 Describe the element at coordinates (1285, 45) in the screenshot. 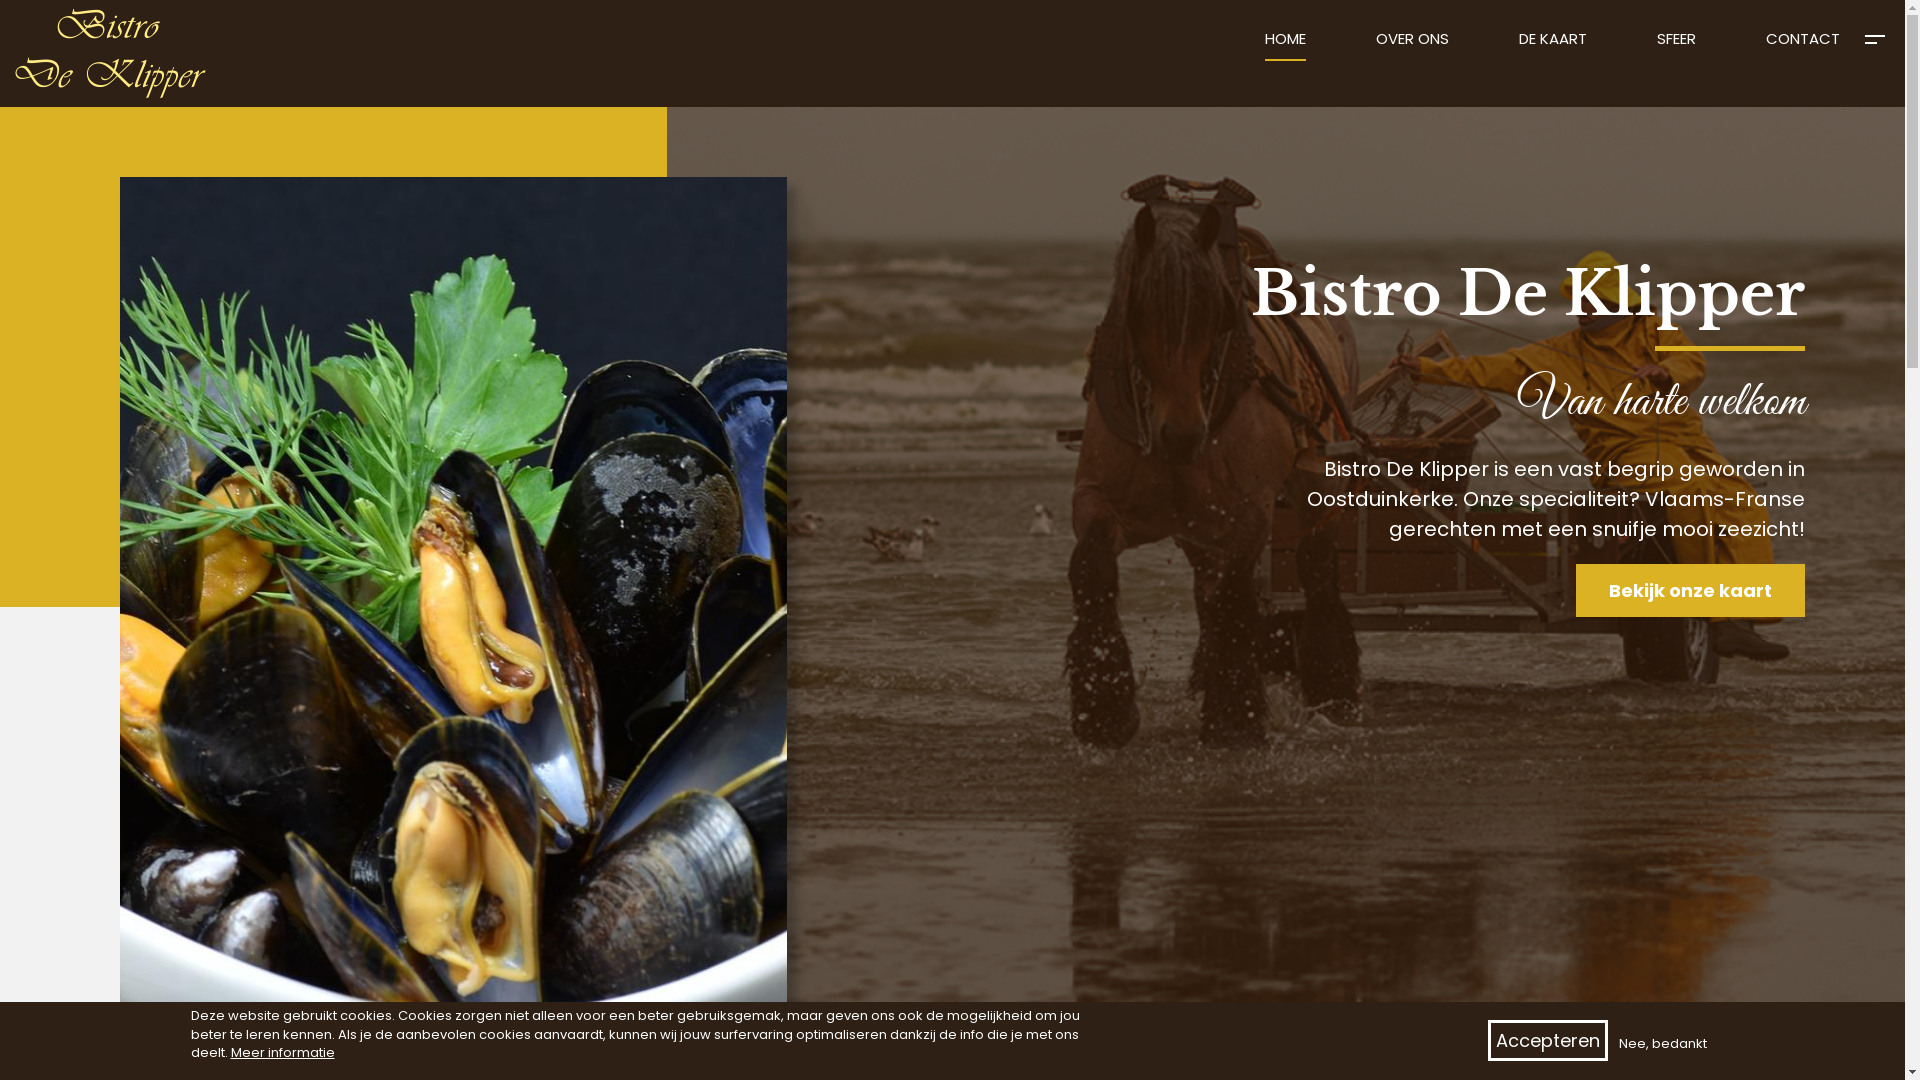

I see `'HOME'` at that location.